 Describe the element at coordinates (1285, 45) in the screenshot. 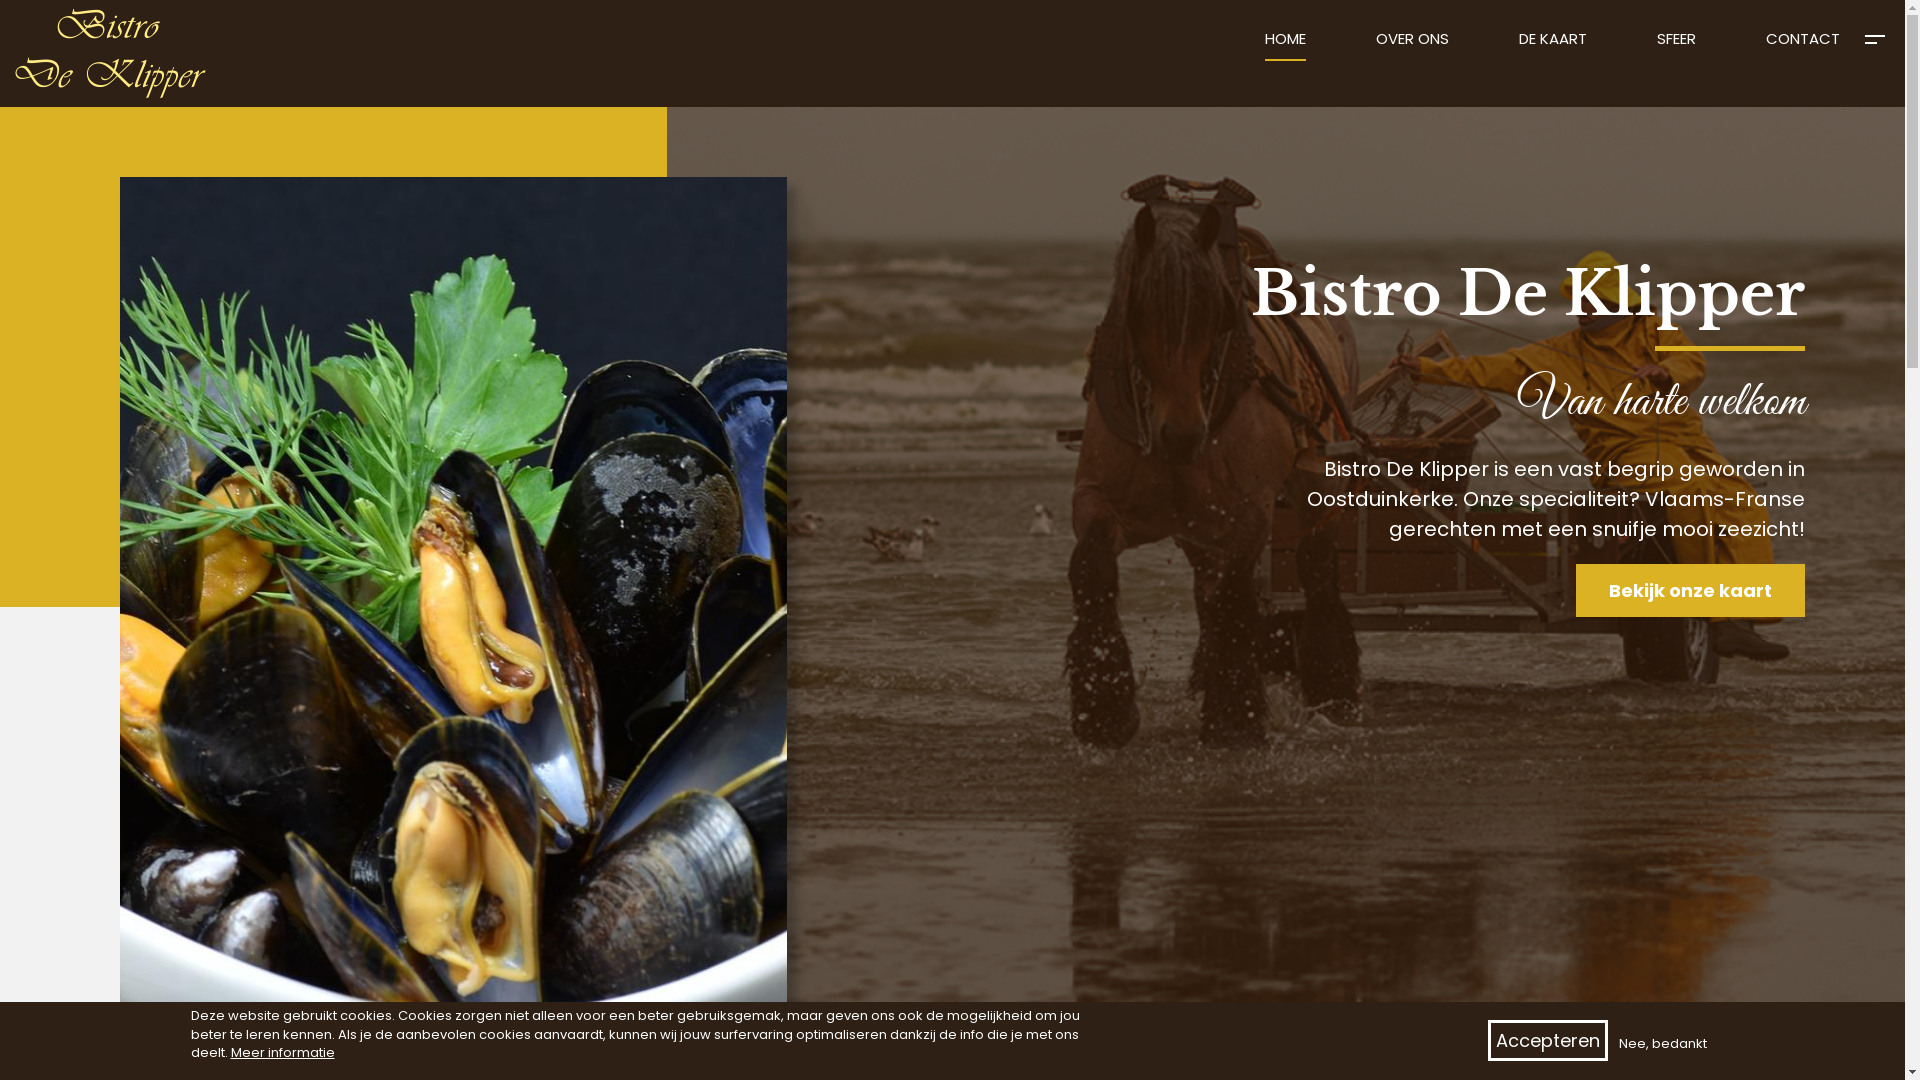

I see `'HOME'` at that location.